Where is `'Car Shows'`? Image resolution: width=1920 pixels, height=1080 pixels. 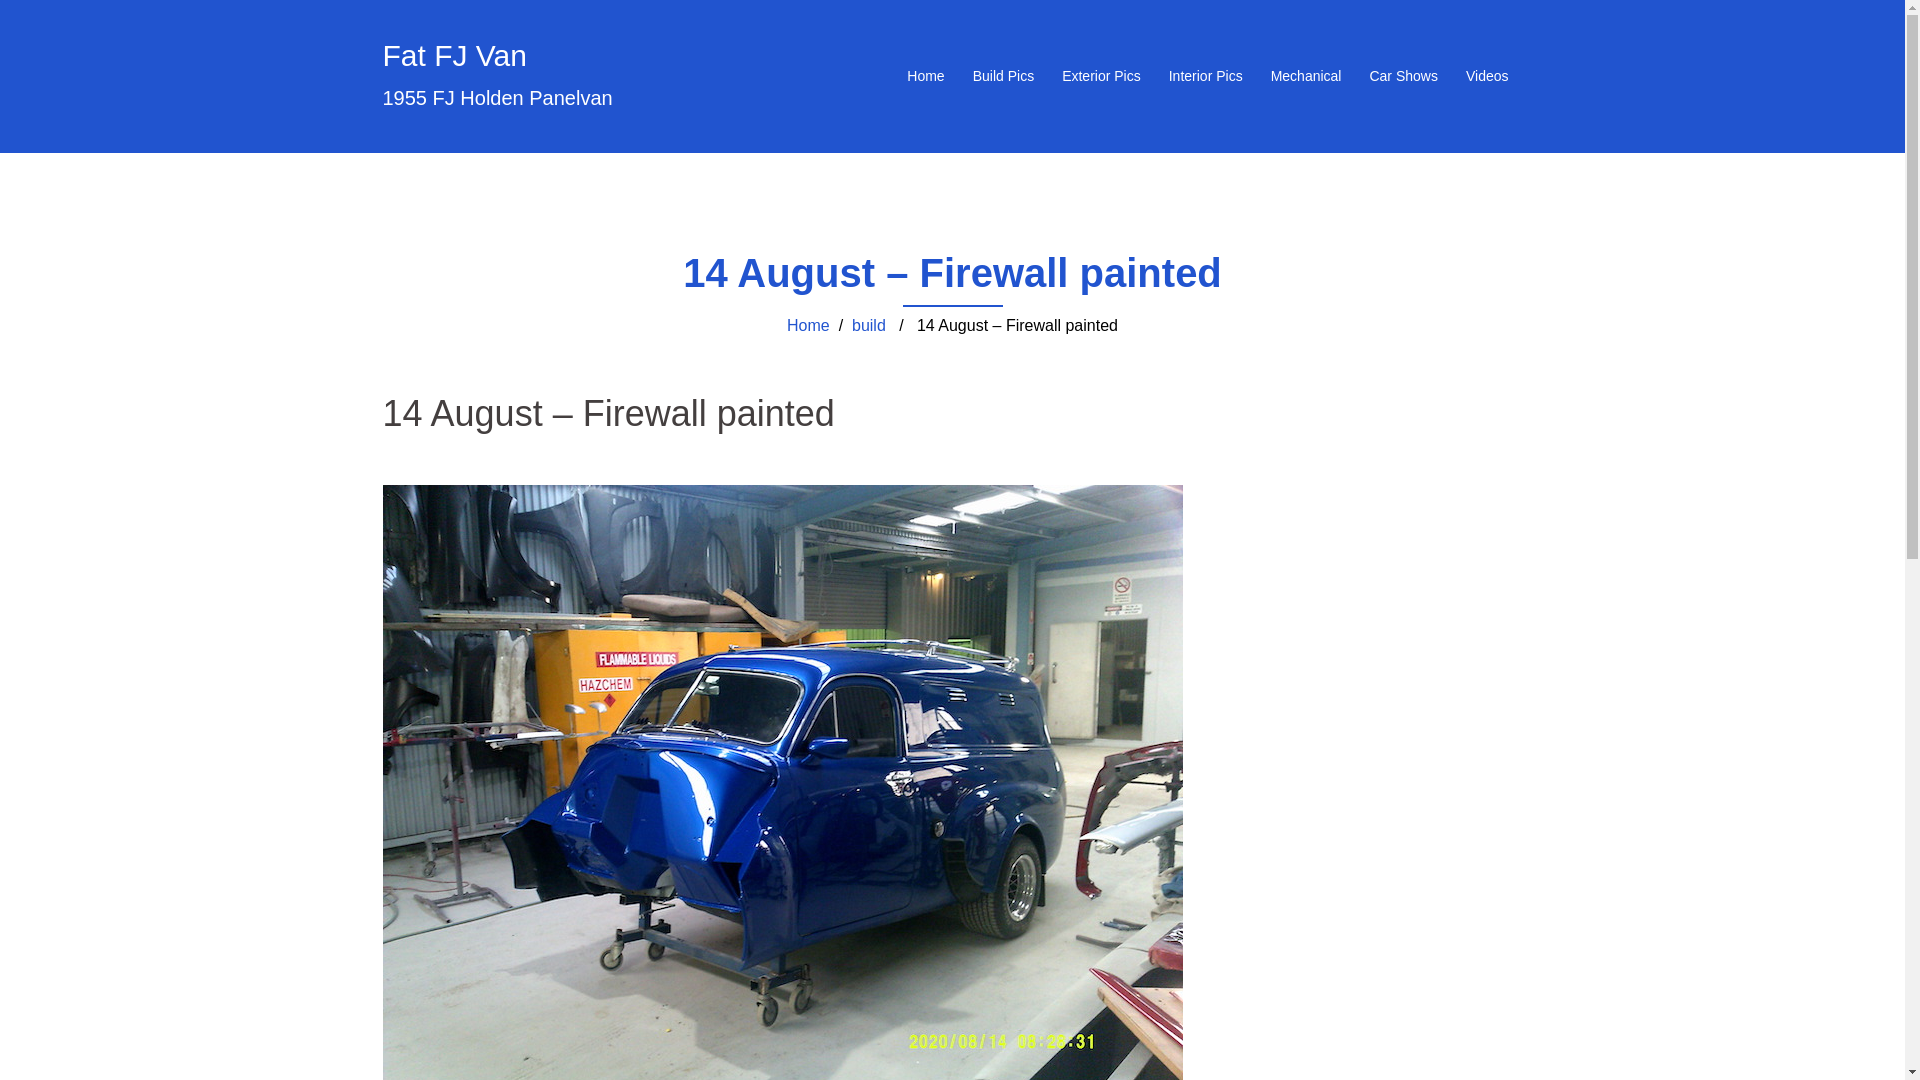
'Car Shows' is located at coordinates (1401, 75).